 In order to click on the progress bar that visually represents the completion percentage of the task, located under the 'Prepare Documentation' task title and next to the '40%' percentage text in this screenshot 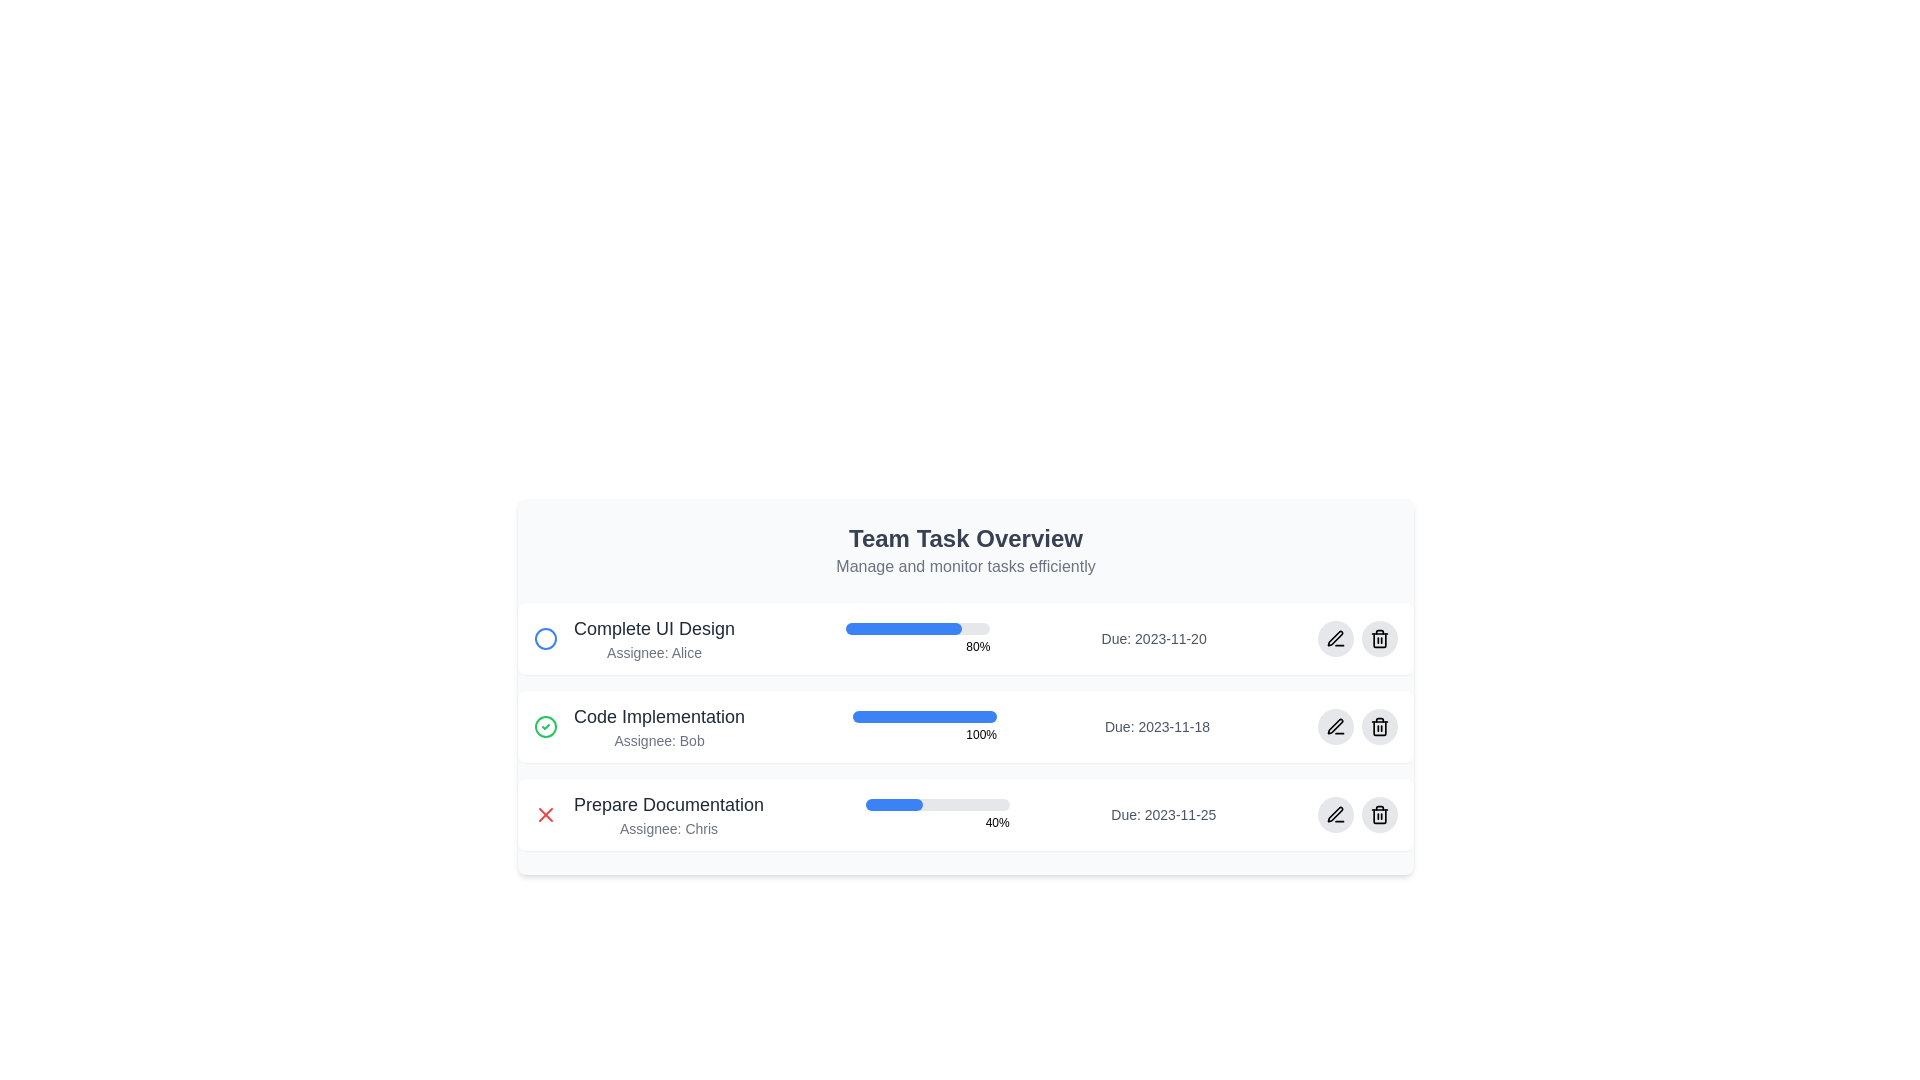, I will do `click(936, 814)`.